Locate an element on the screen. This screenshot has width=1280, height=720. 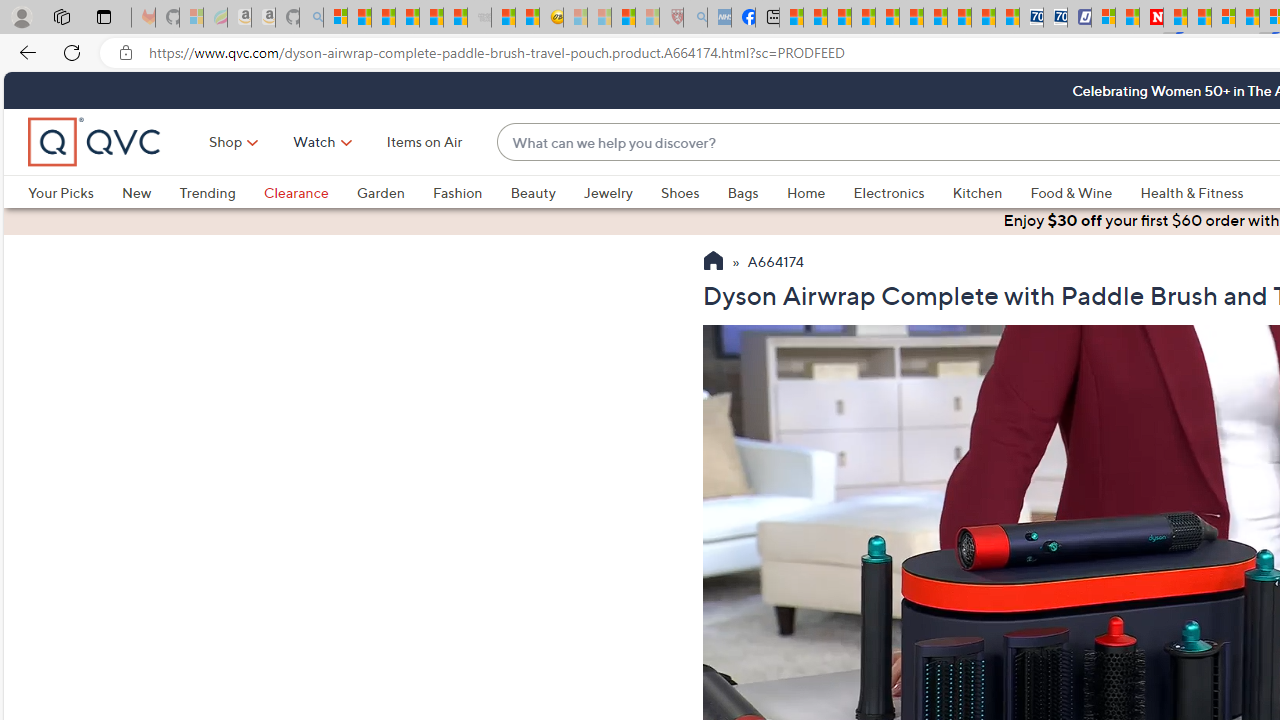
'Jewelry' is located at coordinates (607, 192).